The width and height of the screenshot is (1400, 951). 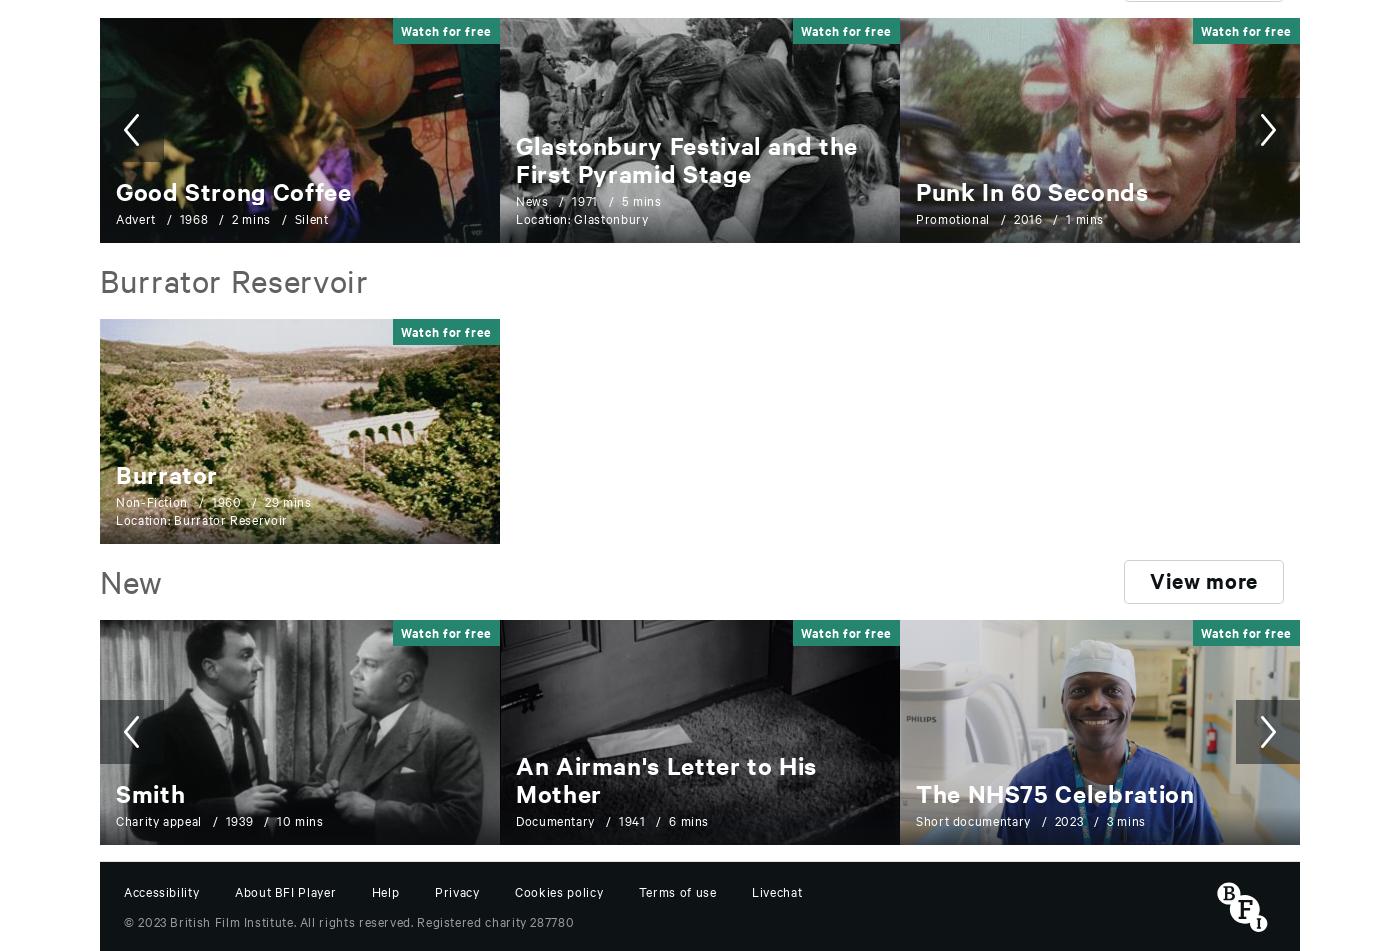 What do you see at coordinates (371, 889) in the screenshot?
I see `'Help'` at bounding box center [371, 889].